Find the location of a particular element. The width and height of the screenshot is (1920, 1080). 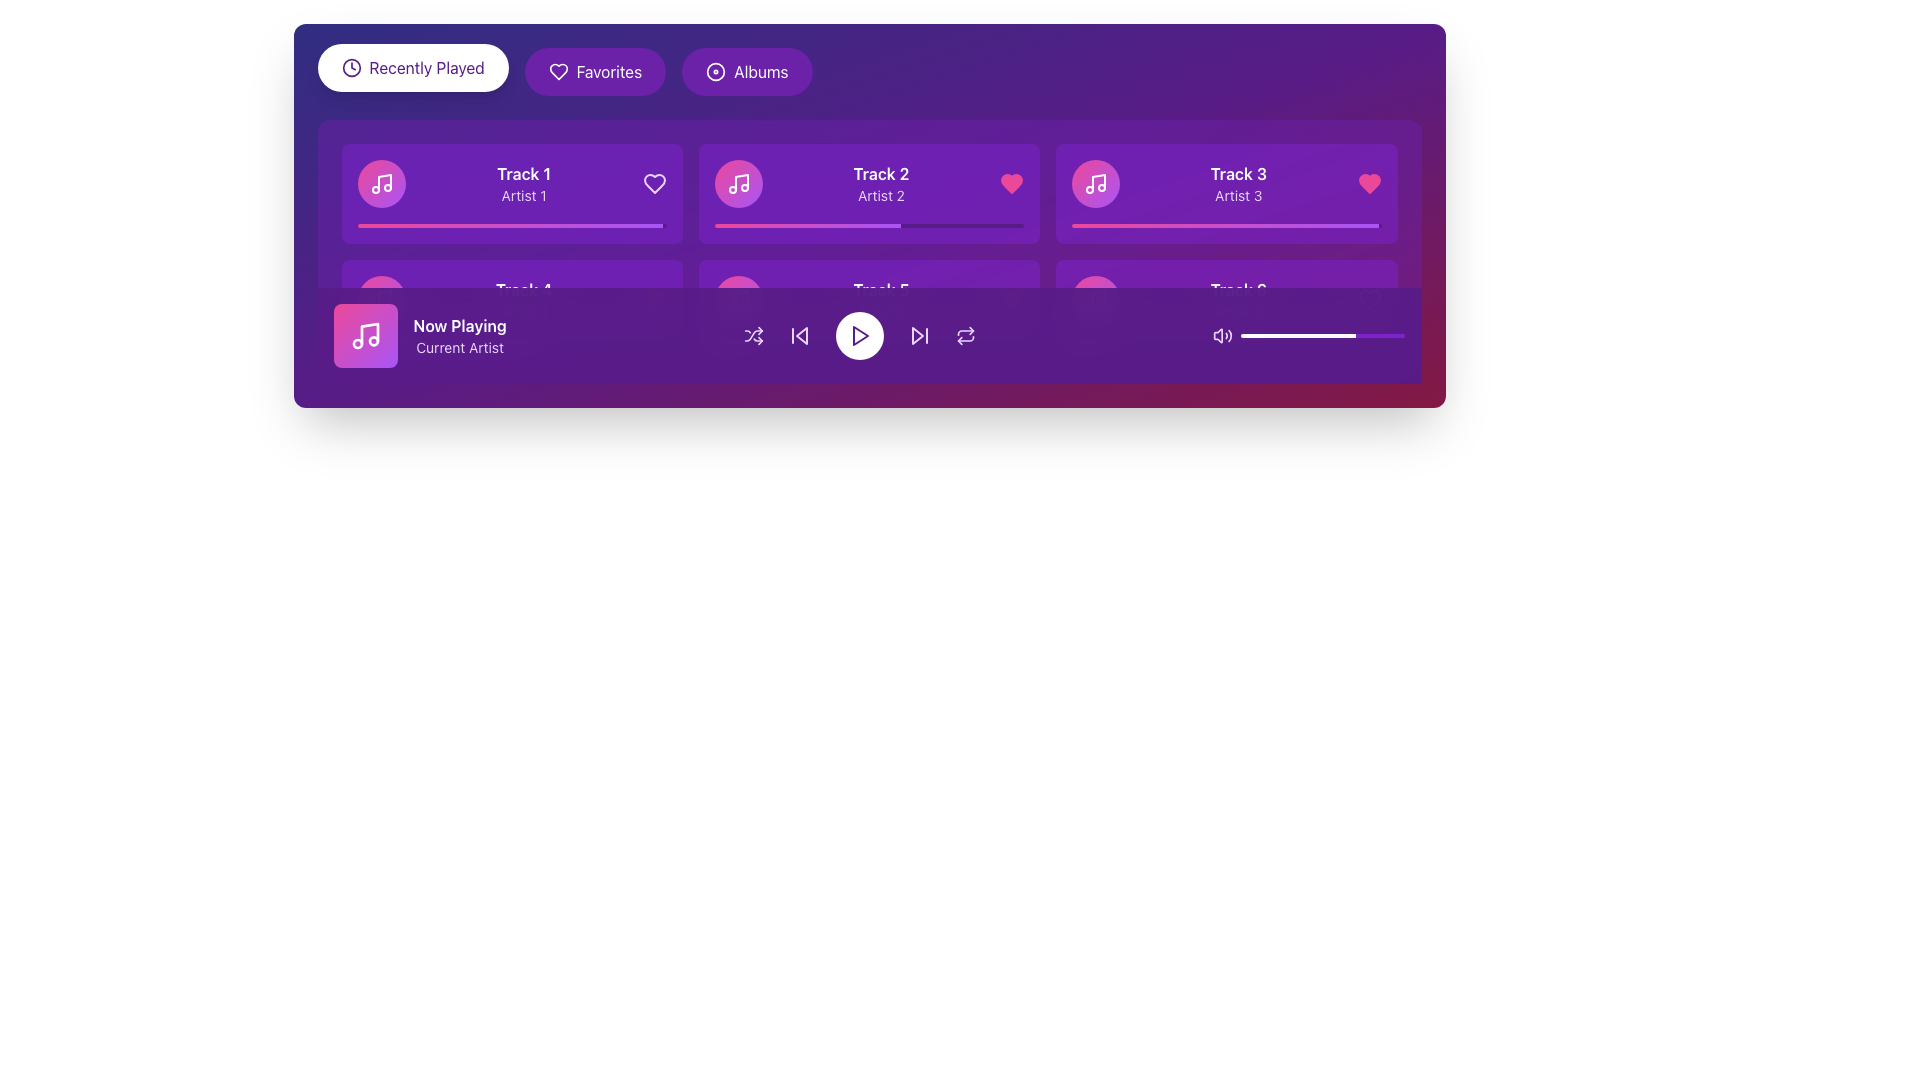

the descriptive text label providing information about the artist associated with 'Track 3', located in the lower section of the card is located at coordinates (1237, 196).